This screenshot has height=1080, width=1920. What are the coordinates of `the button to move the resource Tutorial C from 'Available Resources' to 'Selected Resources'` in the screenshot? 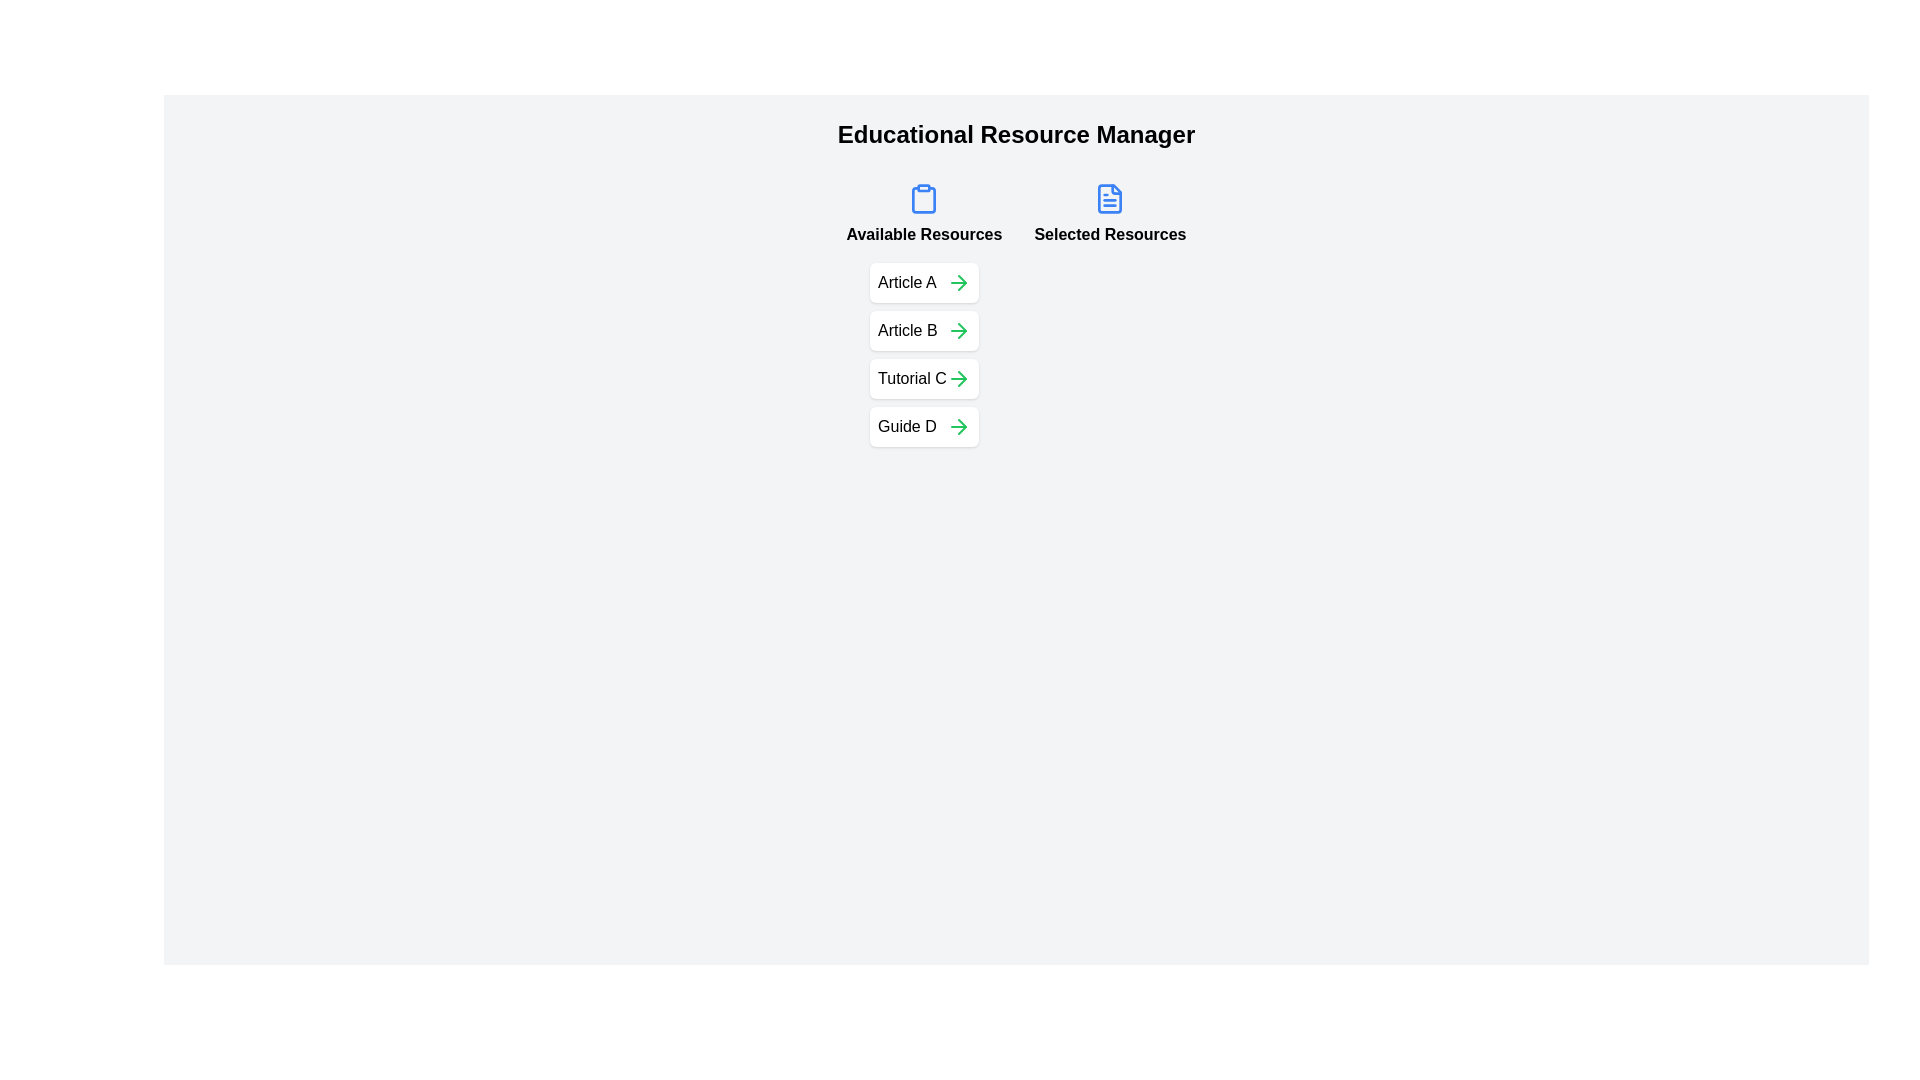 It's located at (957, 378).